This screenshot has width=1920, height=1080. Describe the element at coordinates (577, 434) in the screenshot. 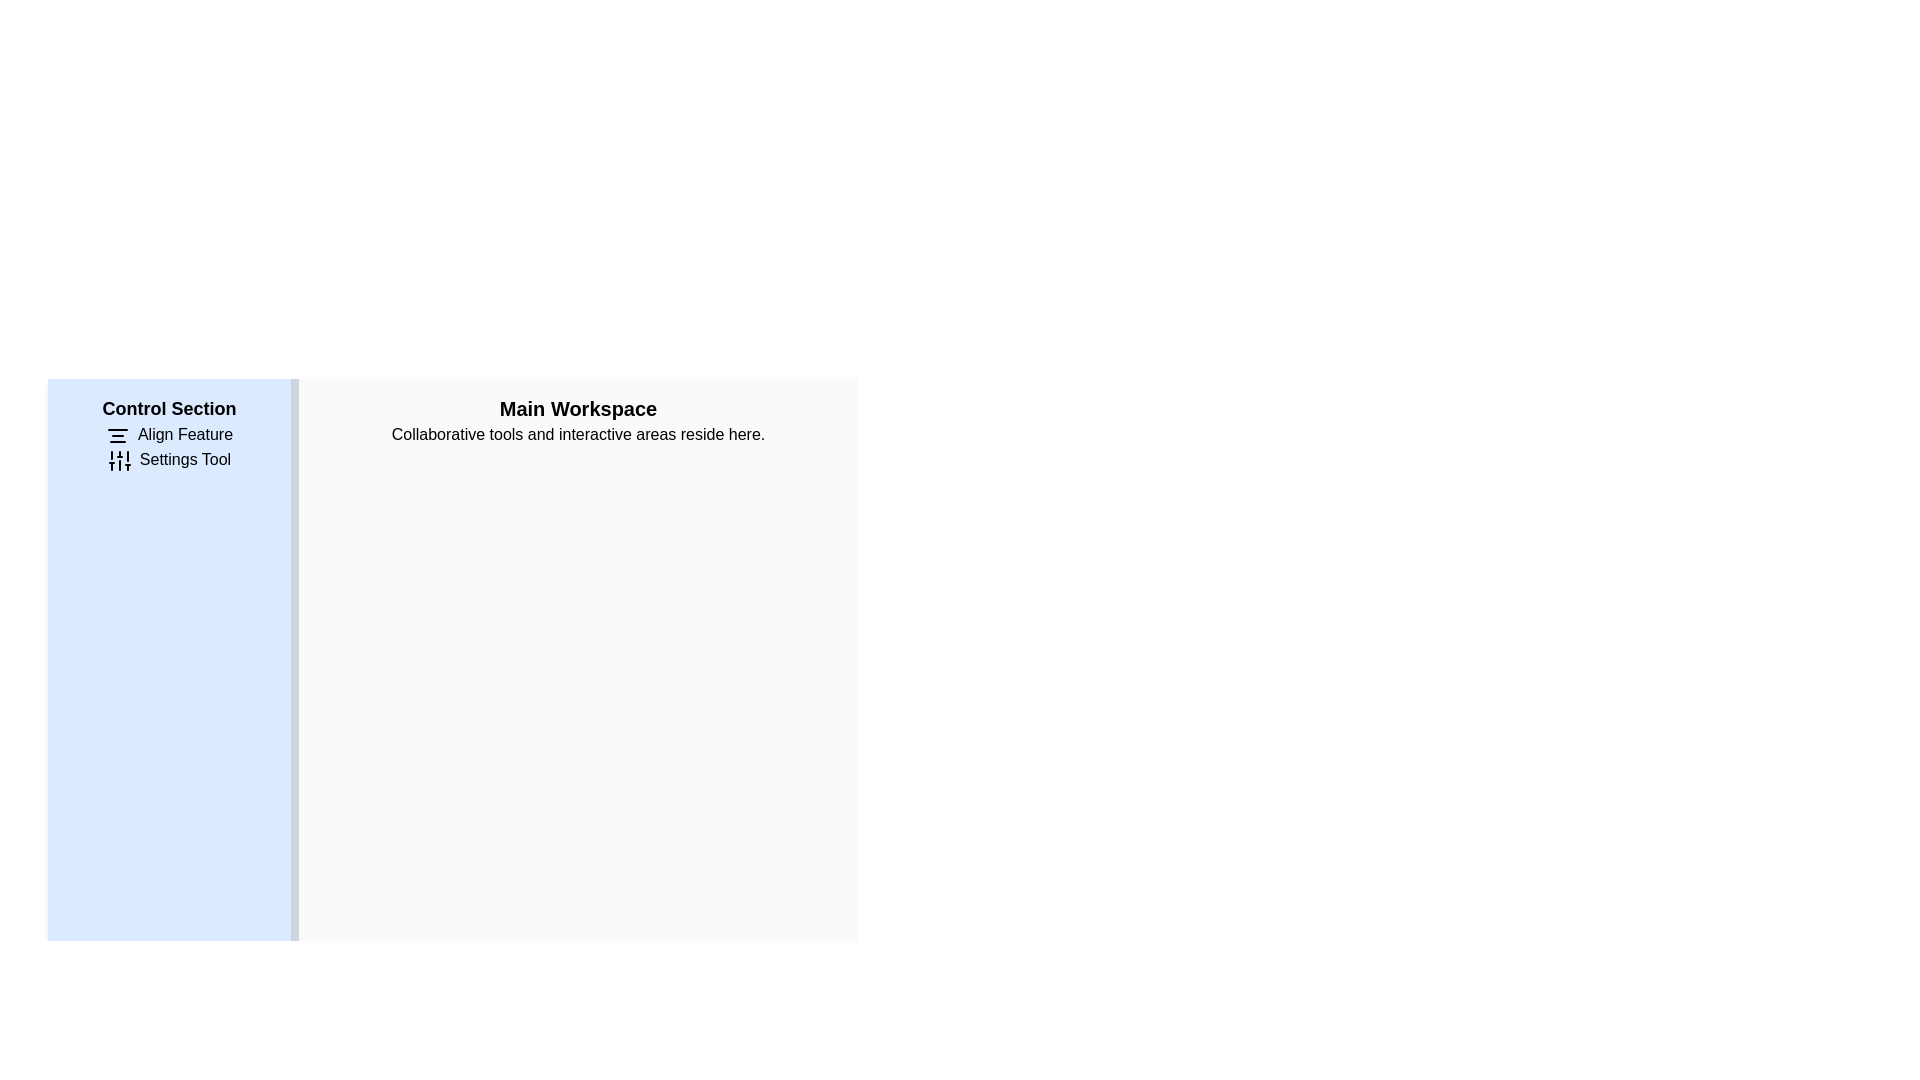

I see `the static text element that describes the 'Main Workspace' section, located directly below the header text of the same name` at that location.